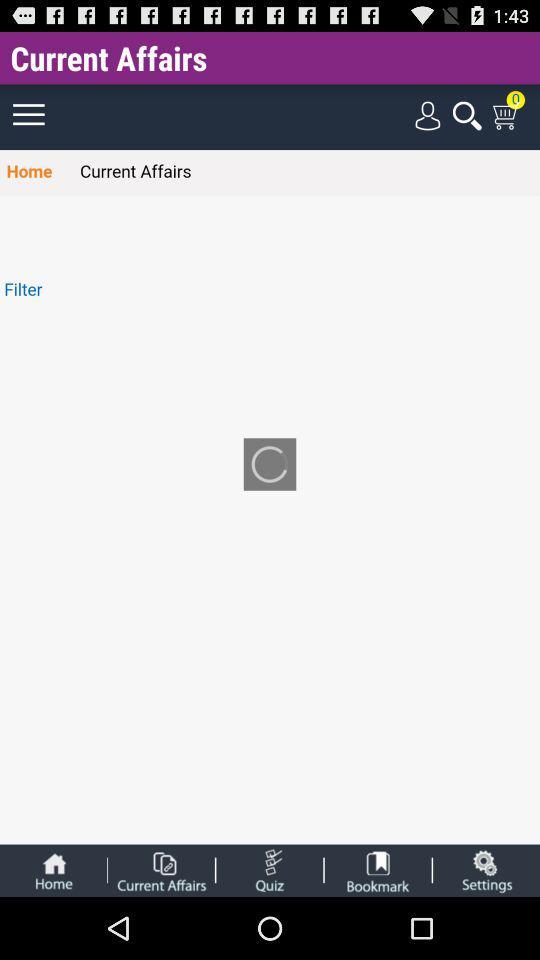 The image size is (540, 960). I want to click on bookmark item, so click(378, 869).